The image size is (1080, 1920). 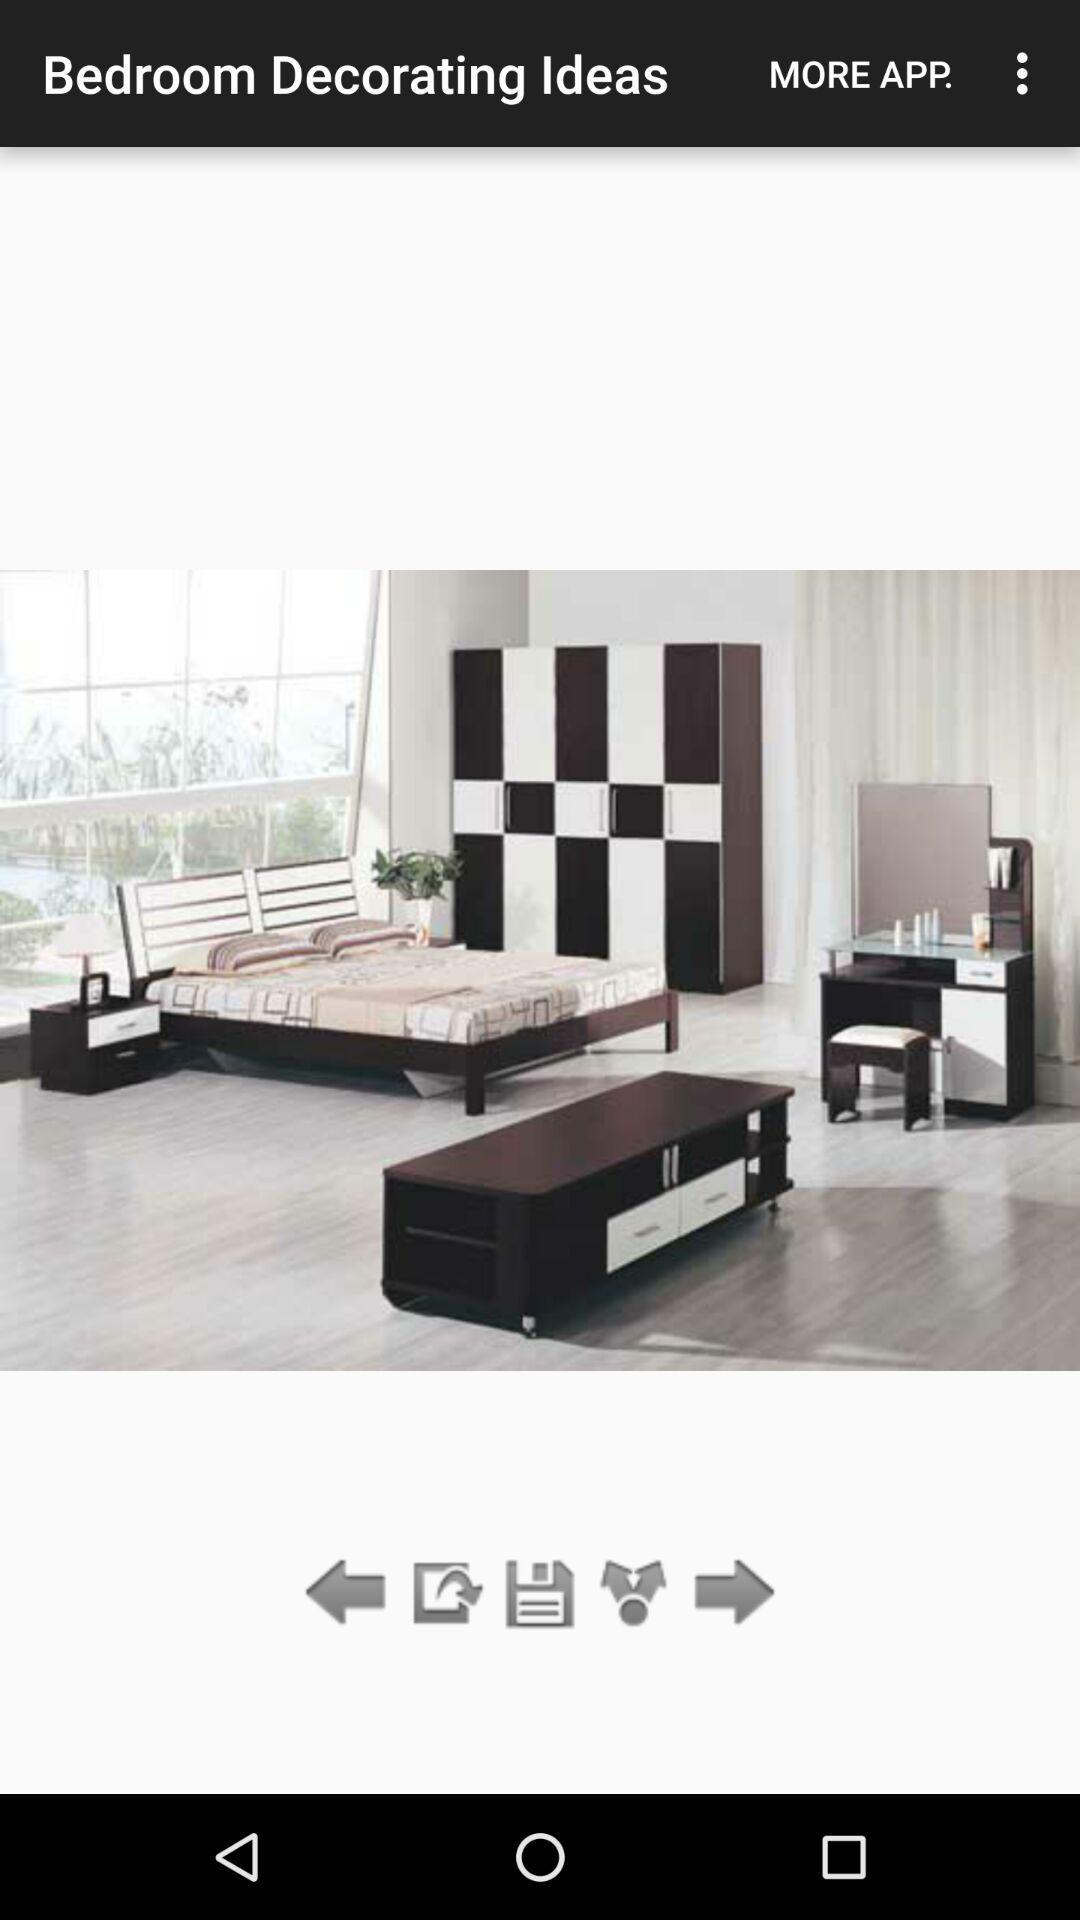 What do you see at coordinates (540, 1593) in the screenshot?
I see `the save icon` at bounding box center [540, 1593].